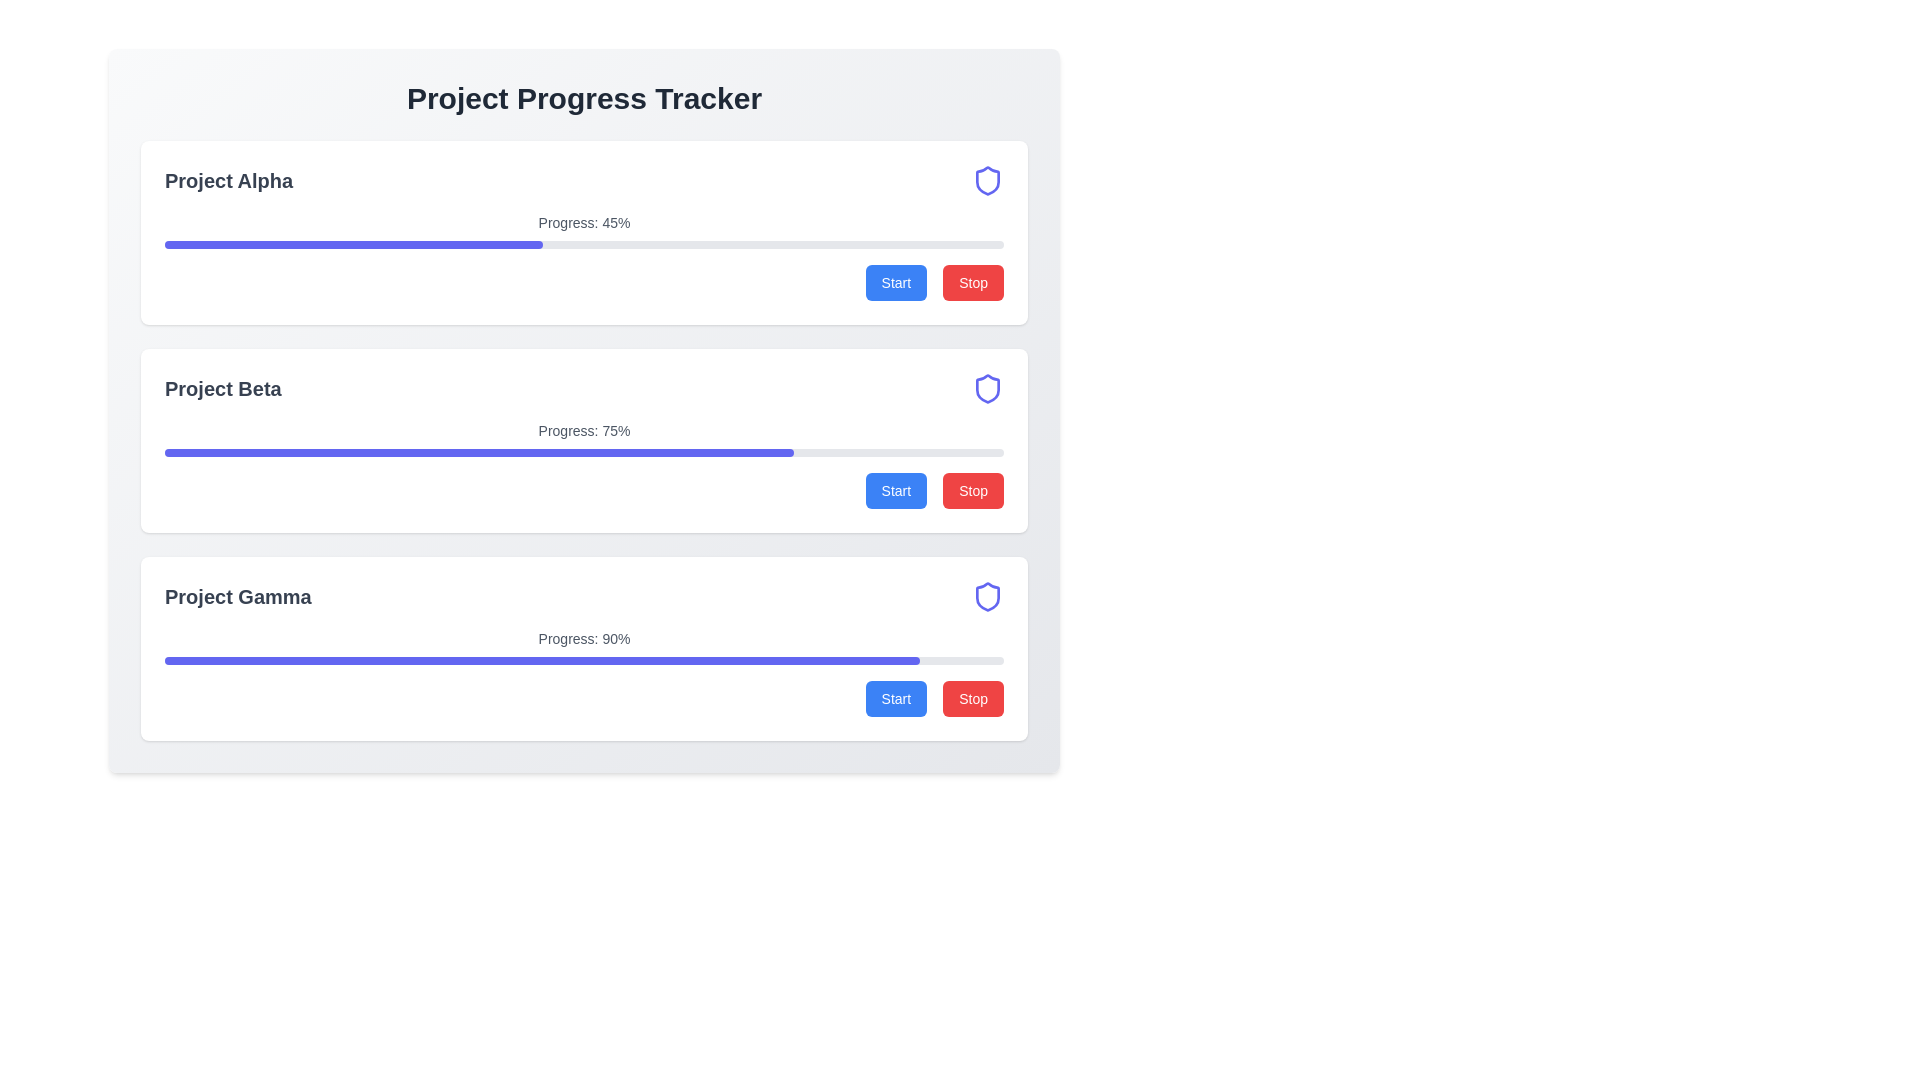 This screenshot has height=1080, width=1920. Describe the element at coordinates (988, 596) in the screenshot. I see `the third shield icon in the 'Project Gamma' progress tracker card, which represents a security or validation feature` at that location.